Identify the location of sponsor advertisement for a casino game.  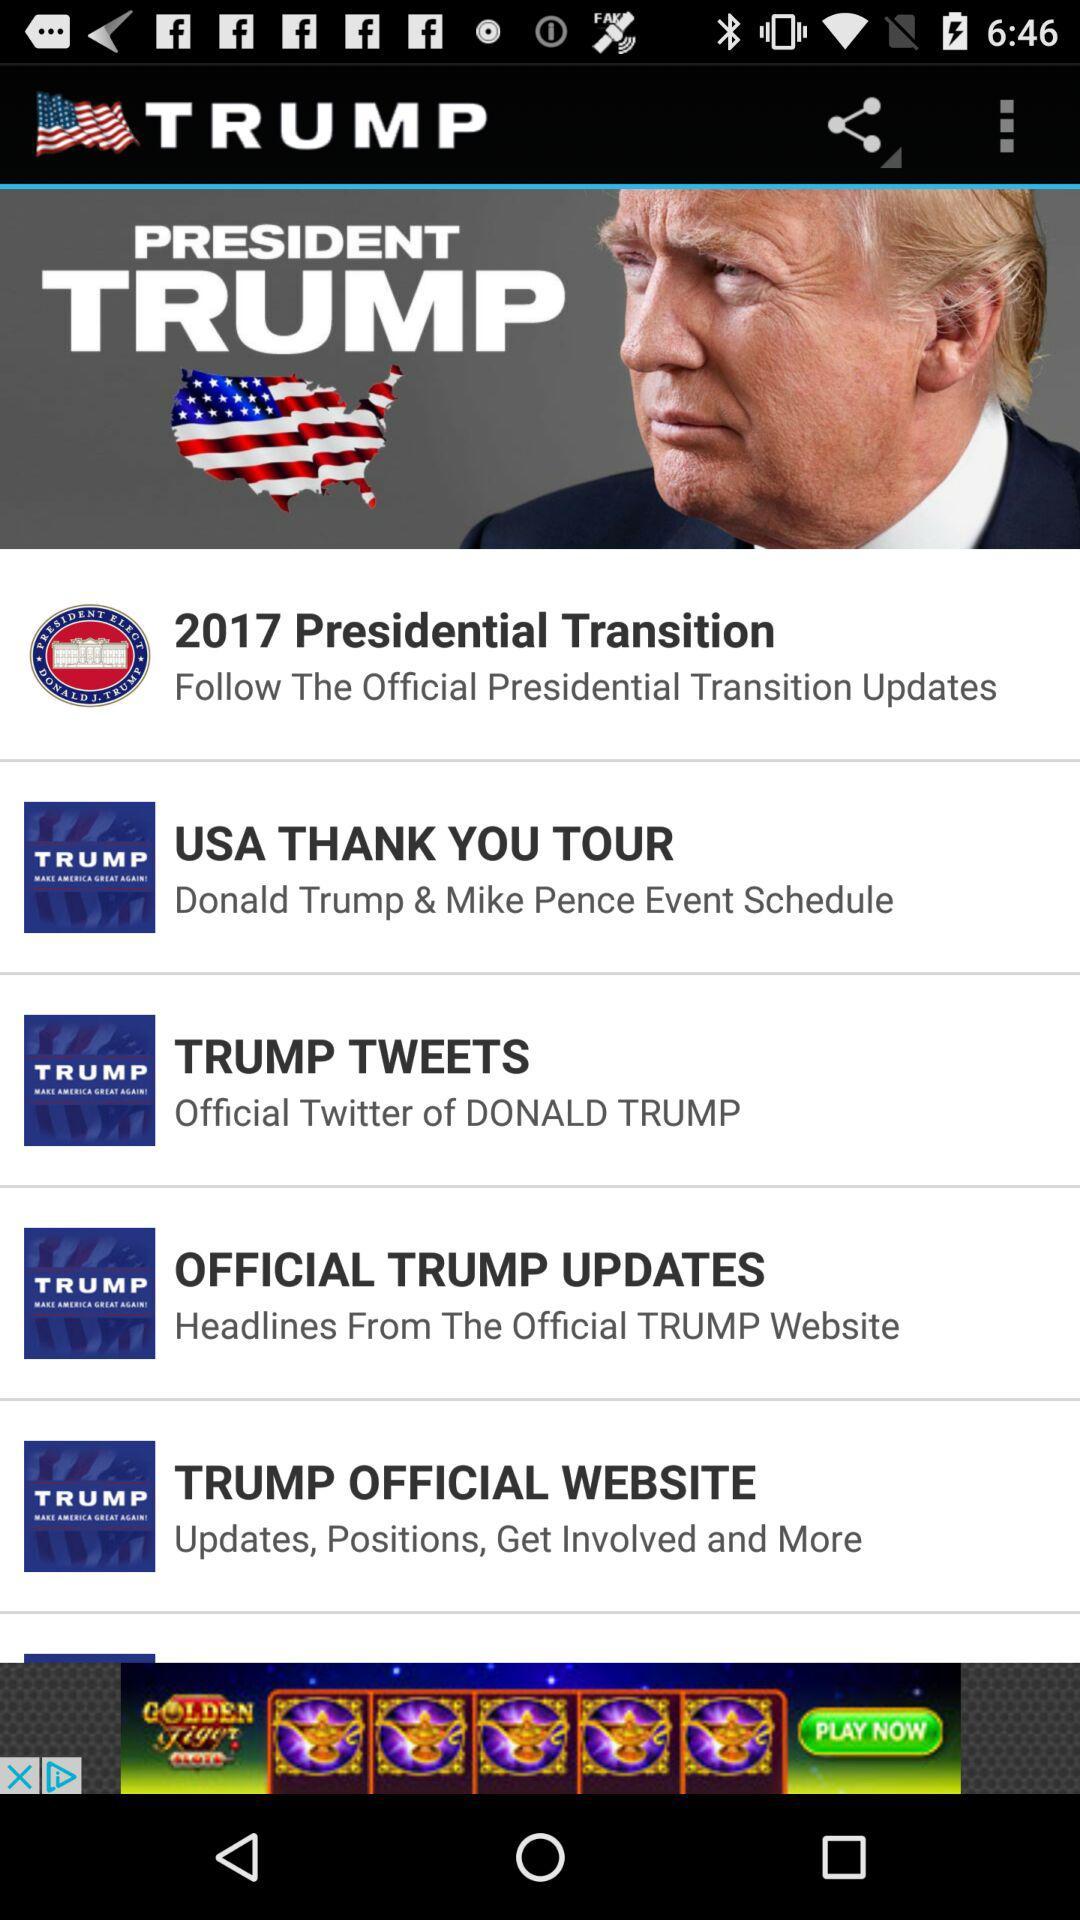
(540, 1727).